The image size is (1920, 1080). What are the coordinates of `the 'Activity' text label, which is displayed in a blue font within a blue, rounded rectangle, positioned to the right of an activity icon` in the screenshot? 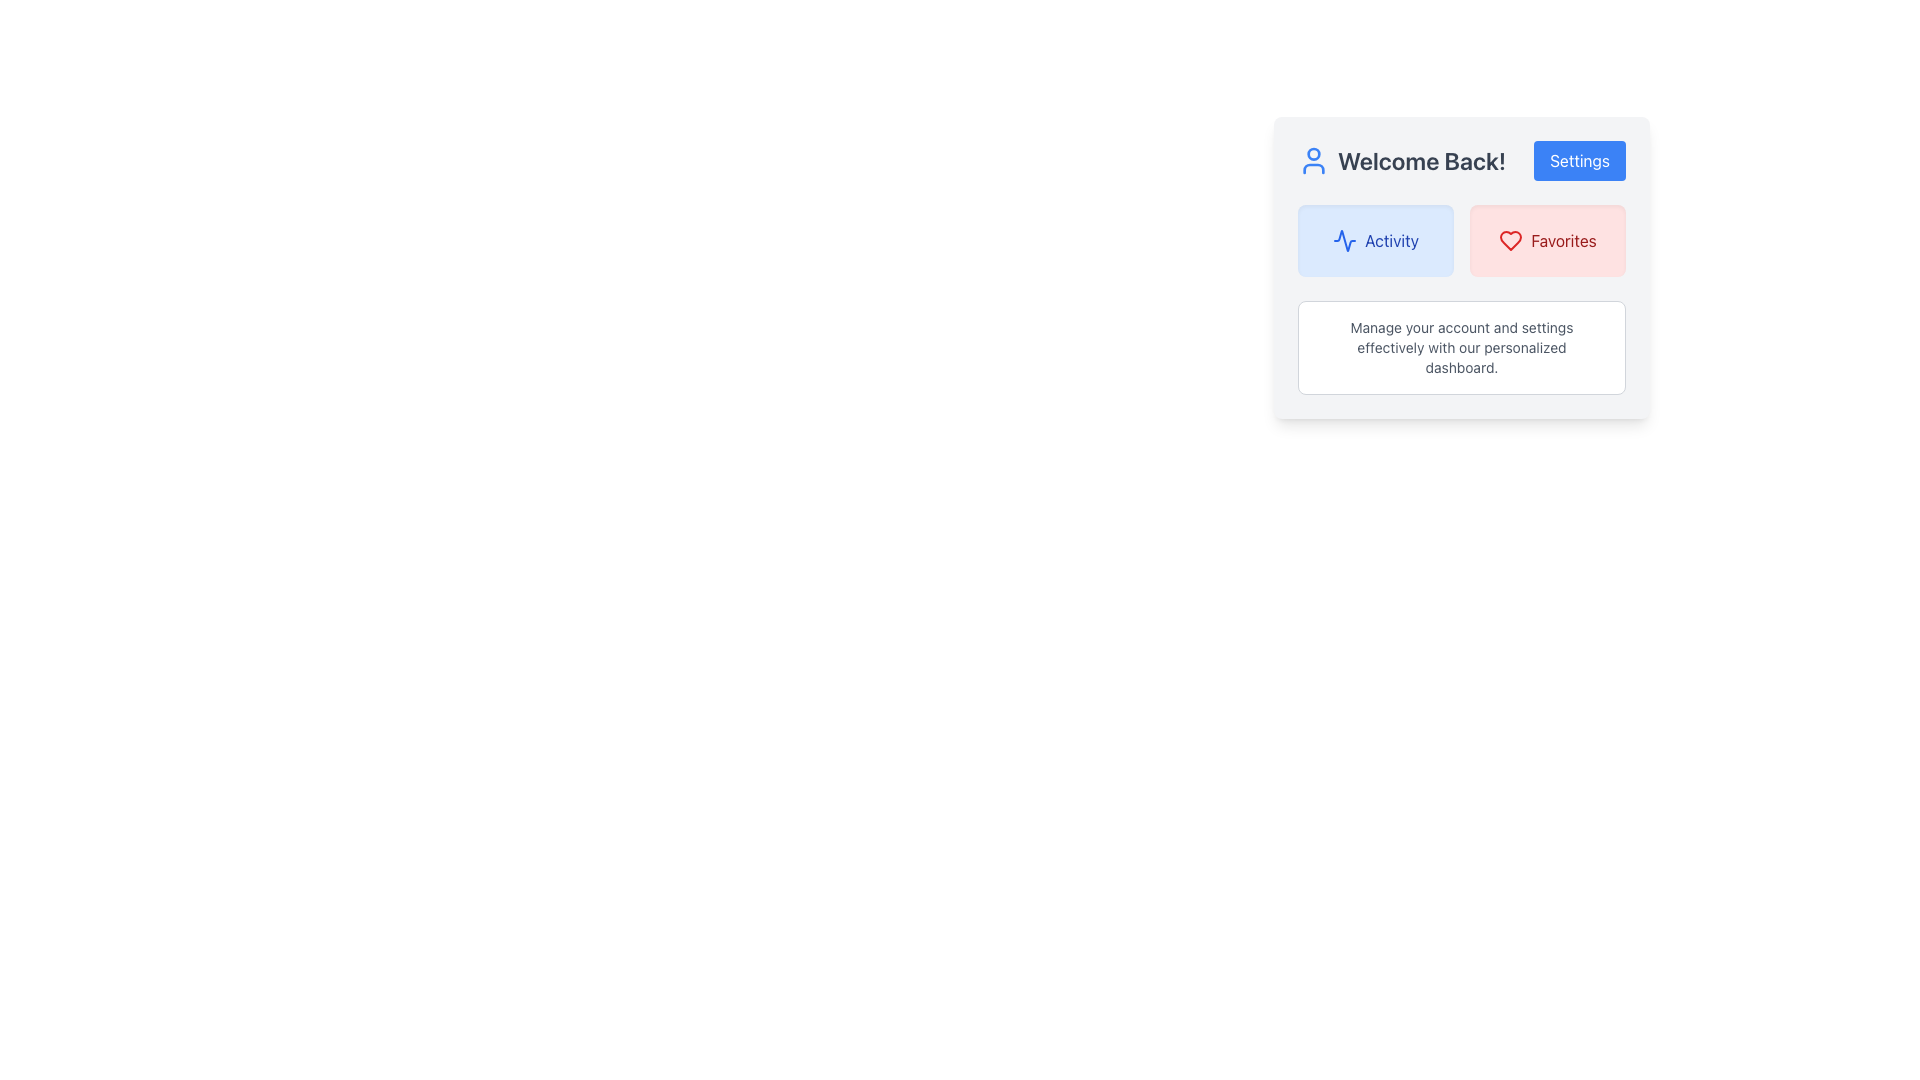 It's located at (1391, 239).